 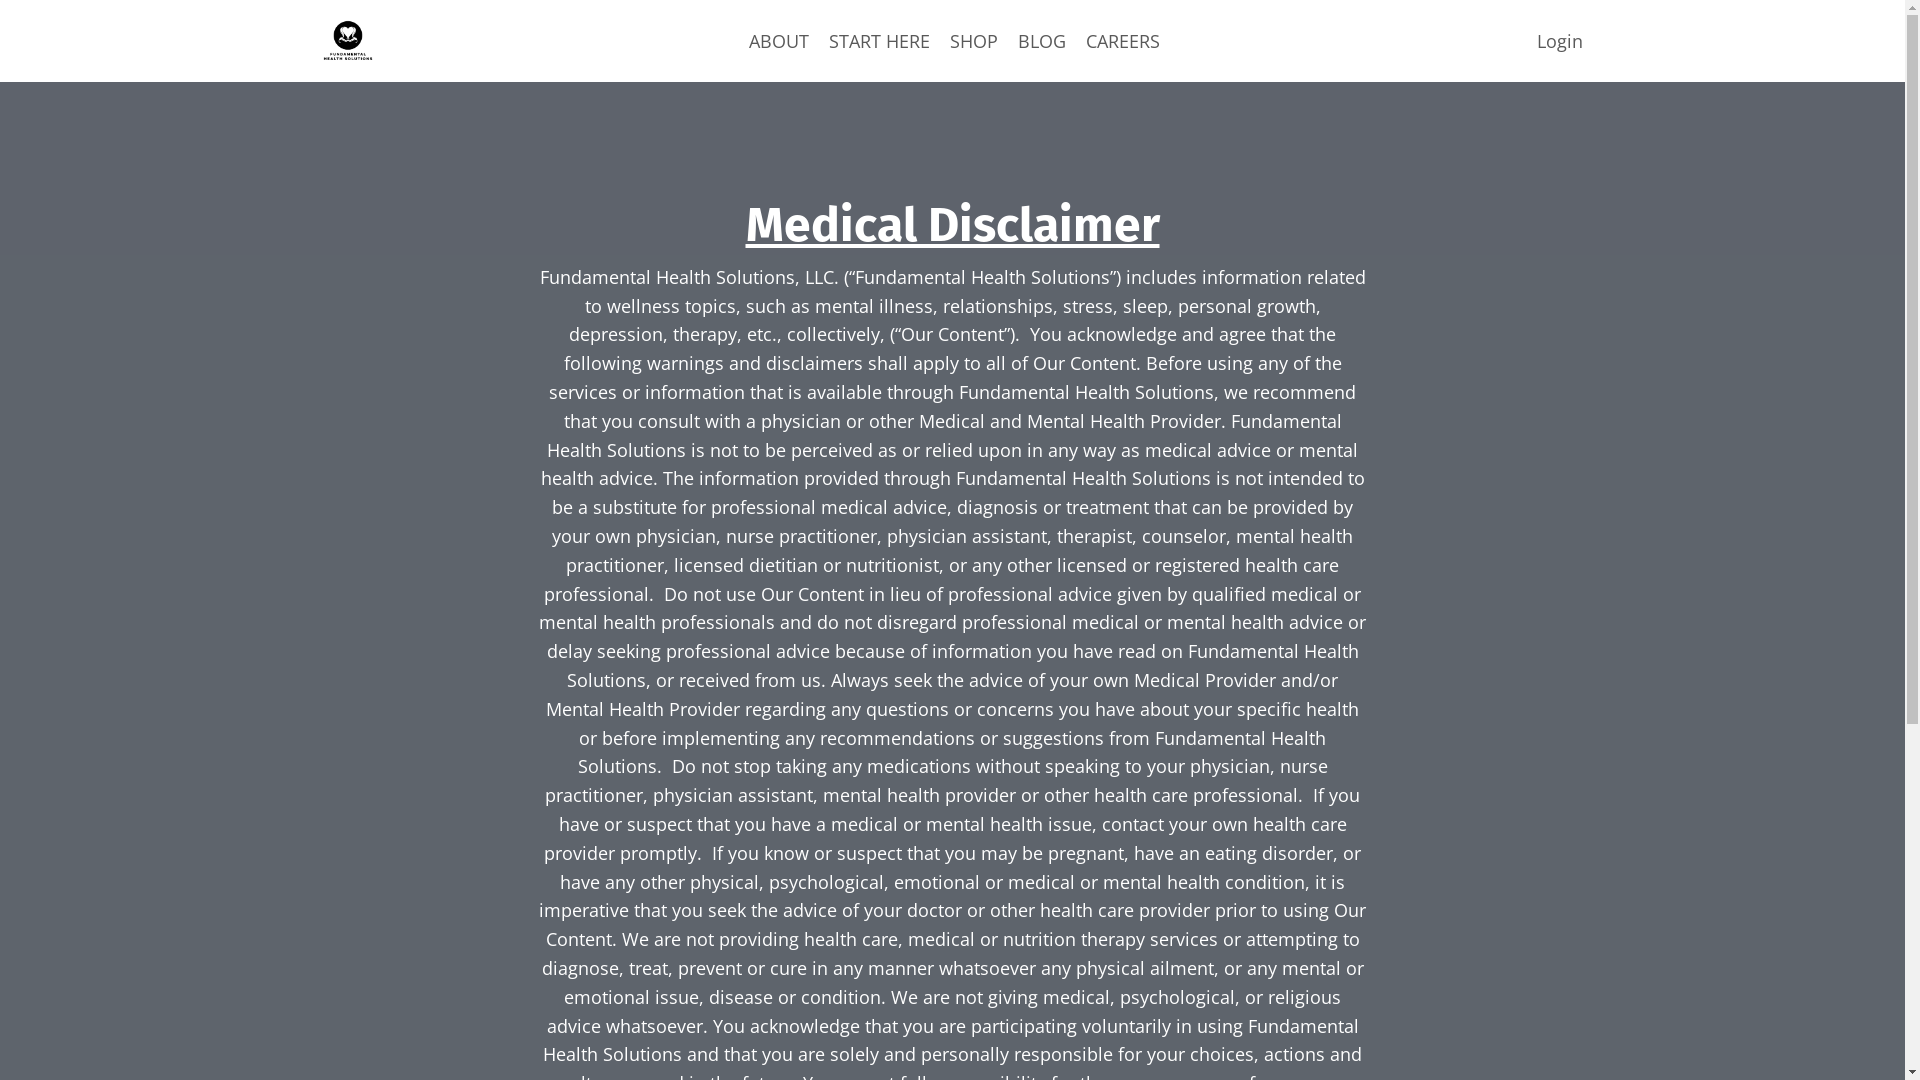 I want to click on 'BLOG', so click(x=1017, y=41).